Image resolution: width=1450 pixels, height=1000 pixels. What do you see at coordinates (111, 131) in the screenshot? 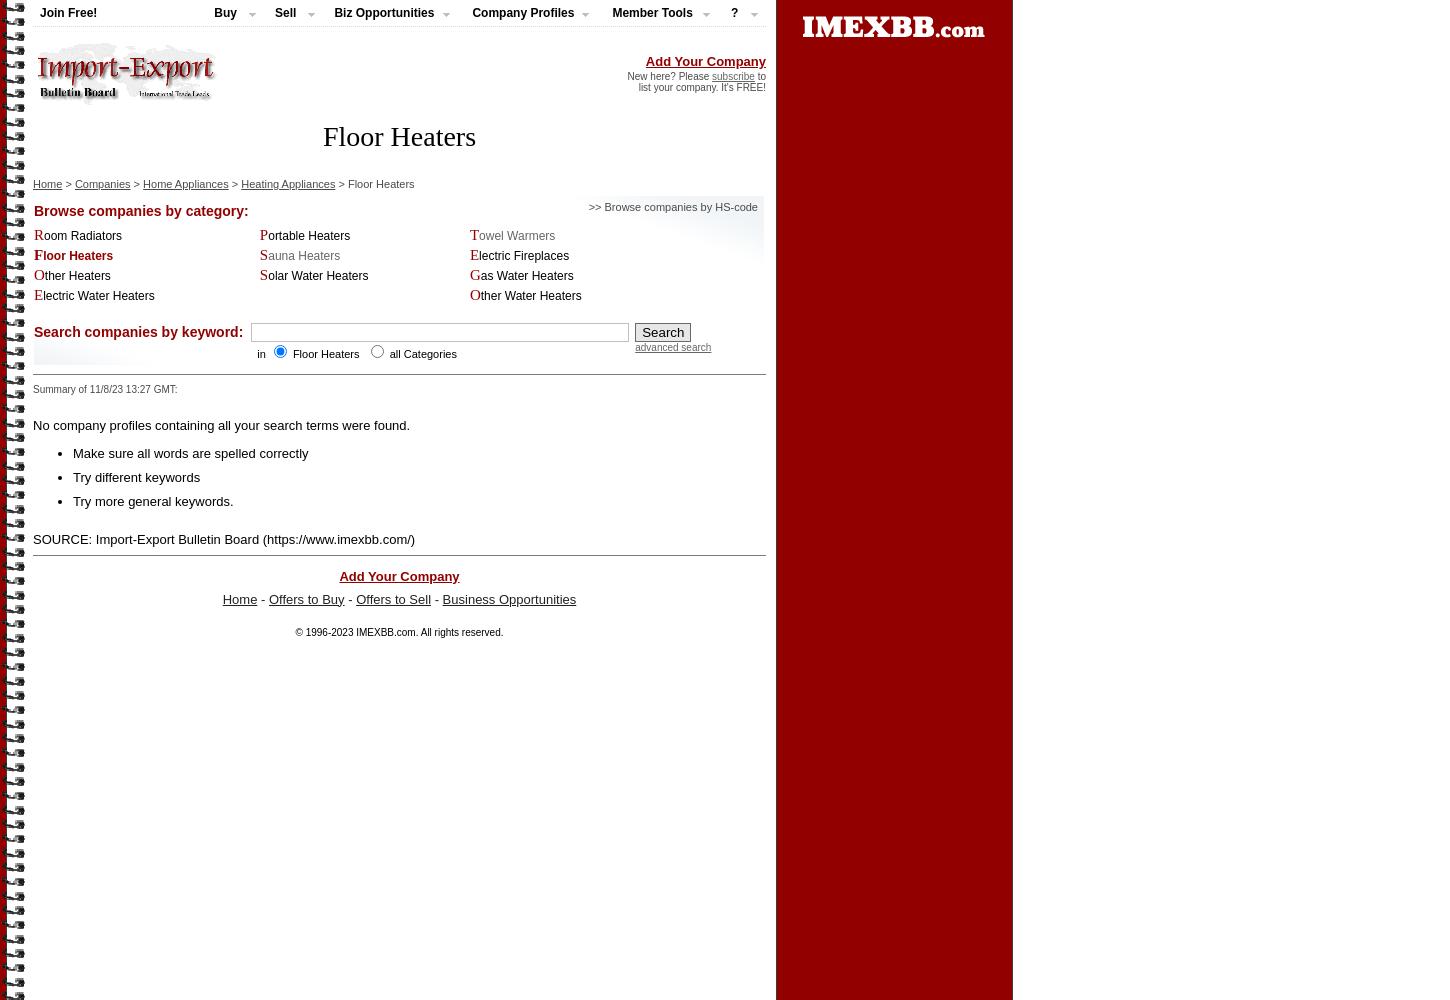
I see `'Update your Company Profile'` at bounding box center [111, 131].